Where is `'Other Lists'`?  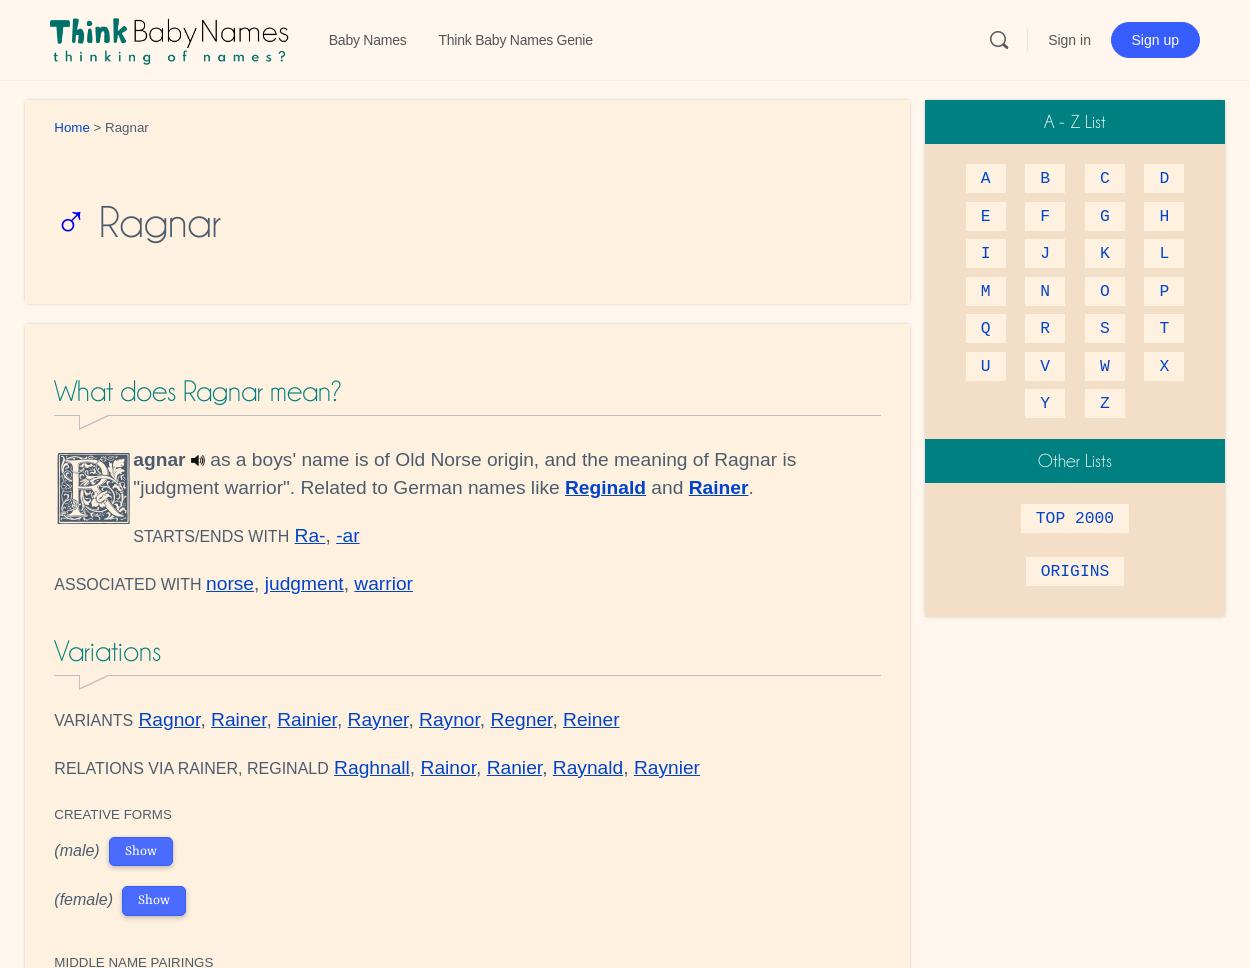
'Other Lists' is located at coordinates (1074, 459).